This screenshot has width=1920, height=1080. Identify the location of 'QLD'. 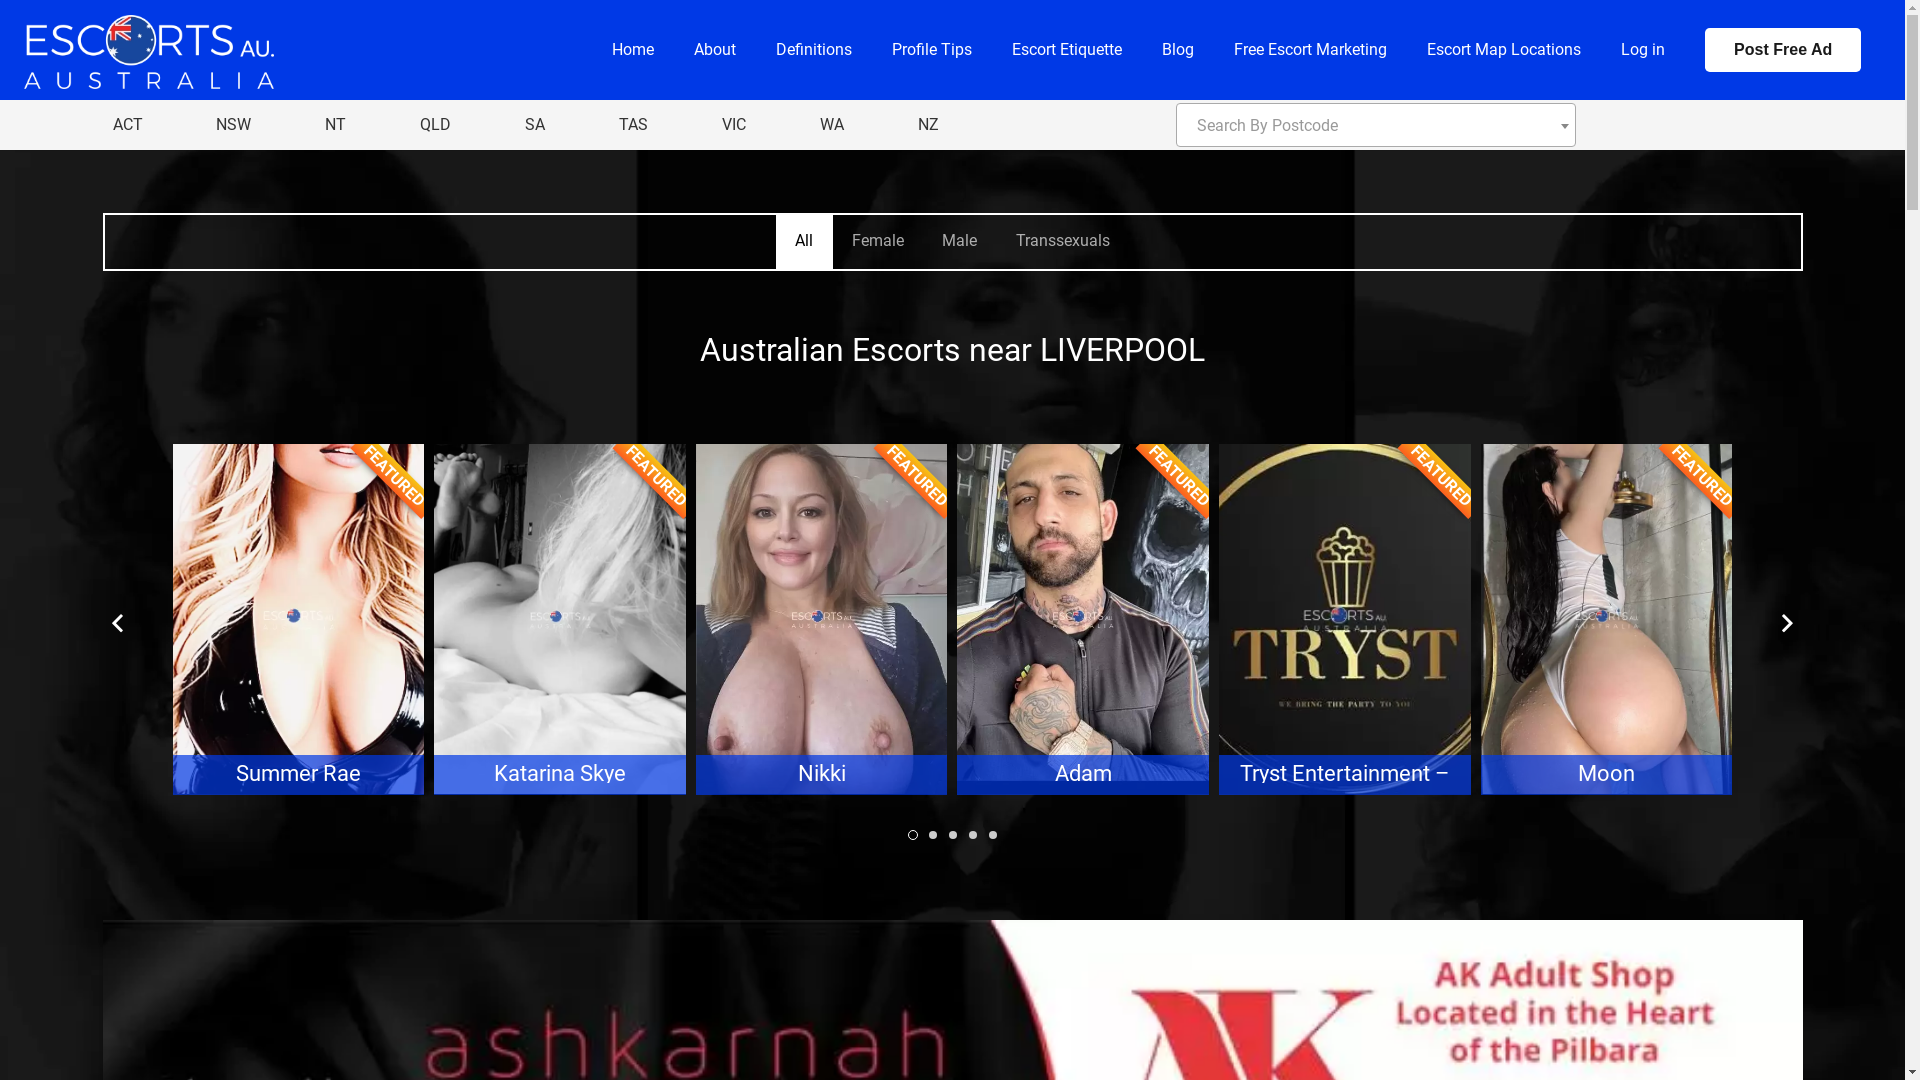
(434, 124).